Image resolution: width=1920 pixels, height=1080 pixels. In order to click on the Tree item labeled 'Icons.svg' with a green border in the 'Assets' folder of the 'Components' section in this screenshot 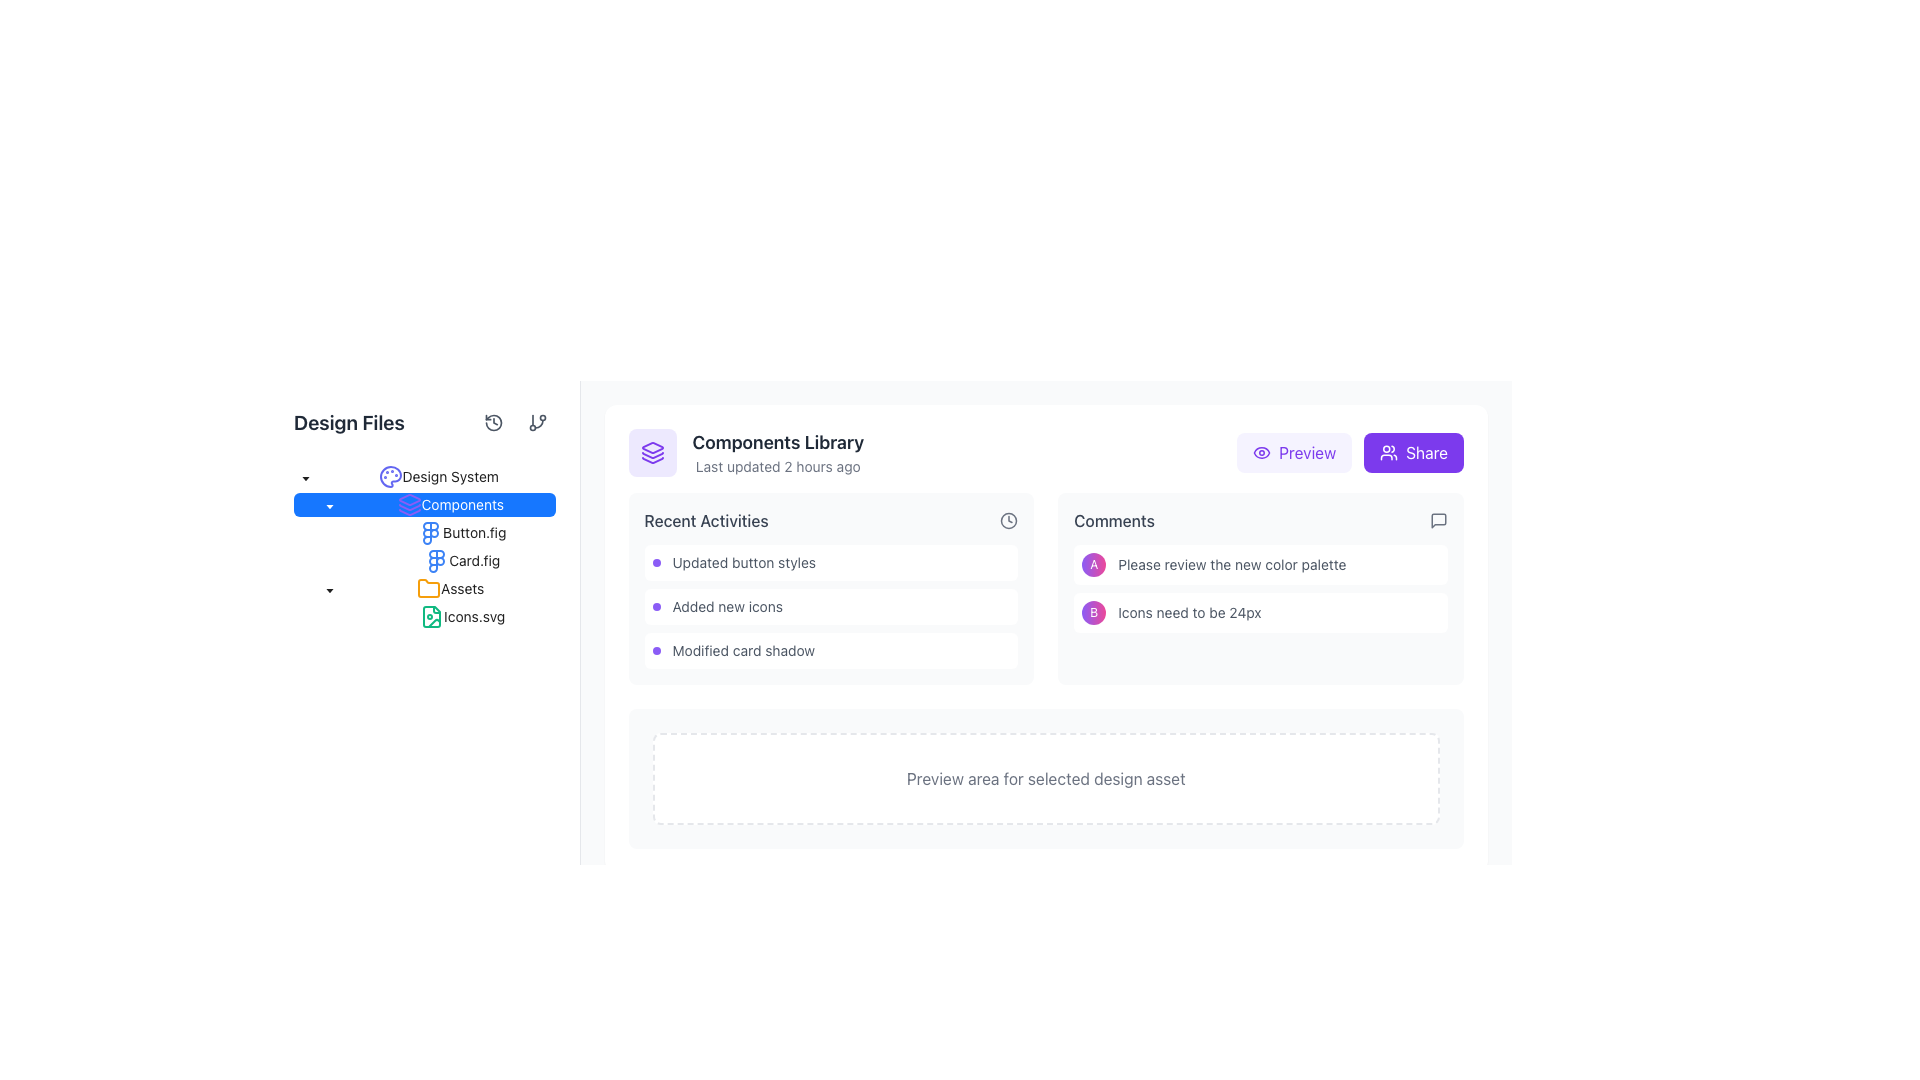, I will do `click(423, 616)`.